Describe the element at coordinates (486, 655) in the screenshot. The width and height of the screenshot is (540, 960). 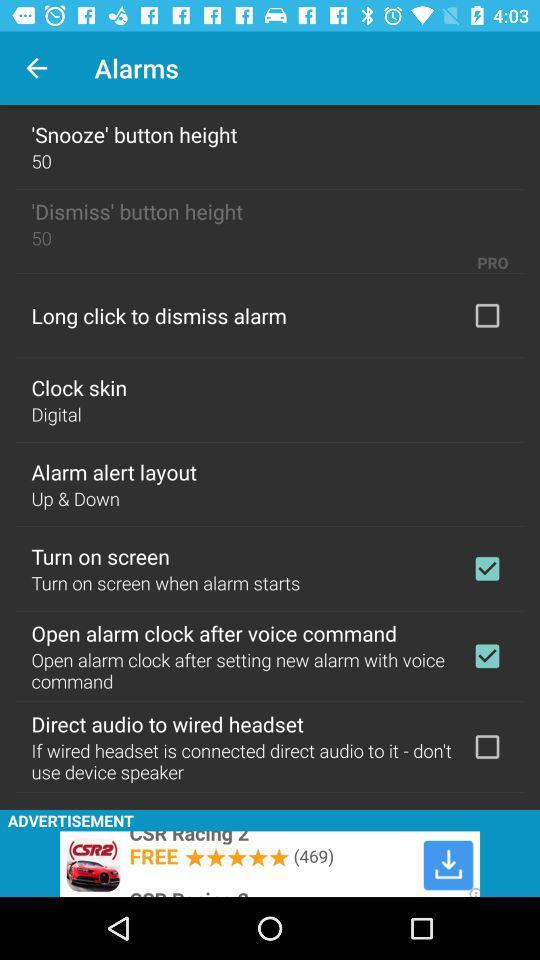
I see `for on and off` at that location.